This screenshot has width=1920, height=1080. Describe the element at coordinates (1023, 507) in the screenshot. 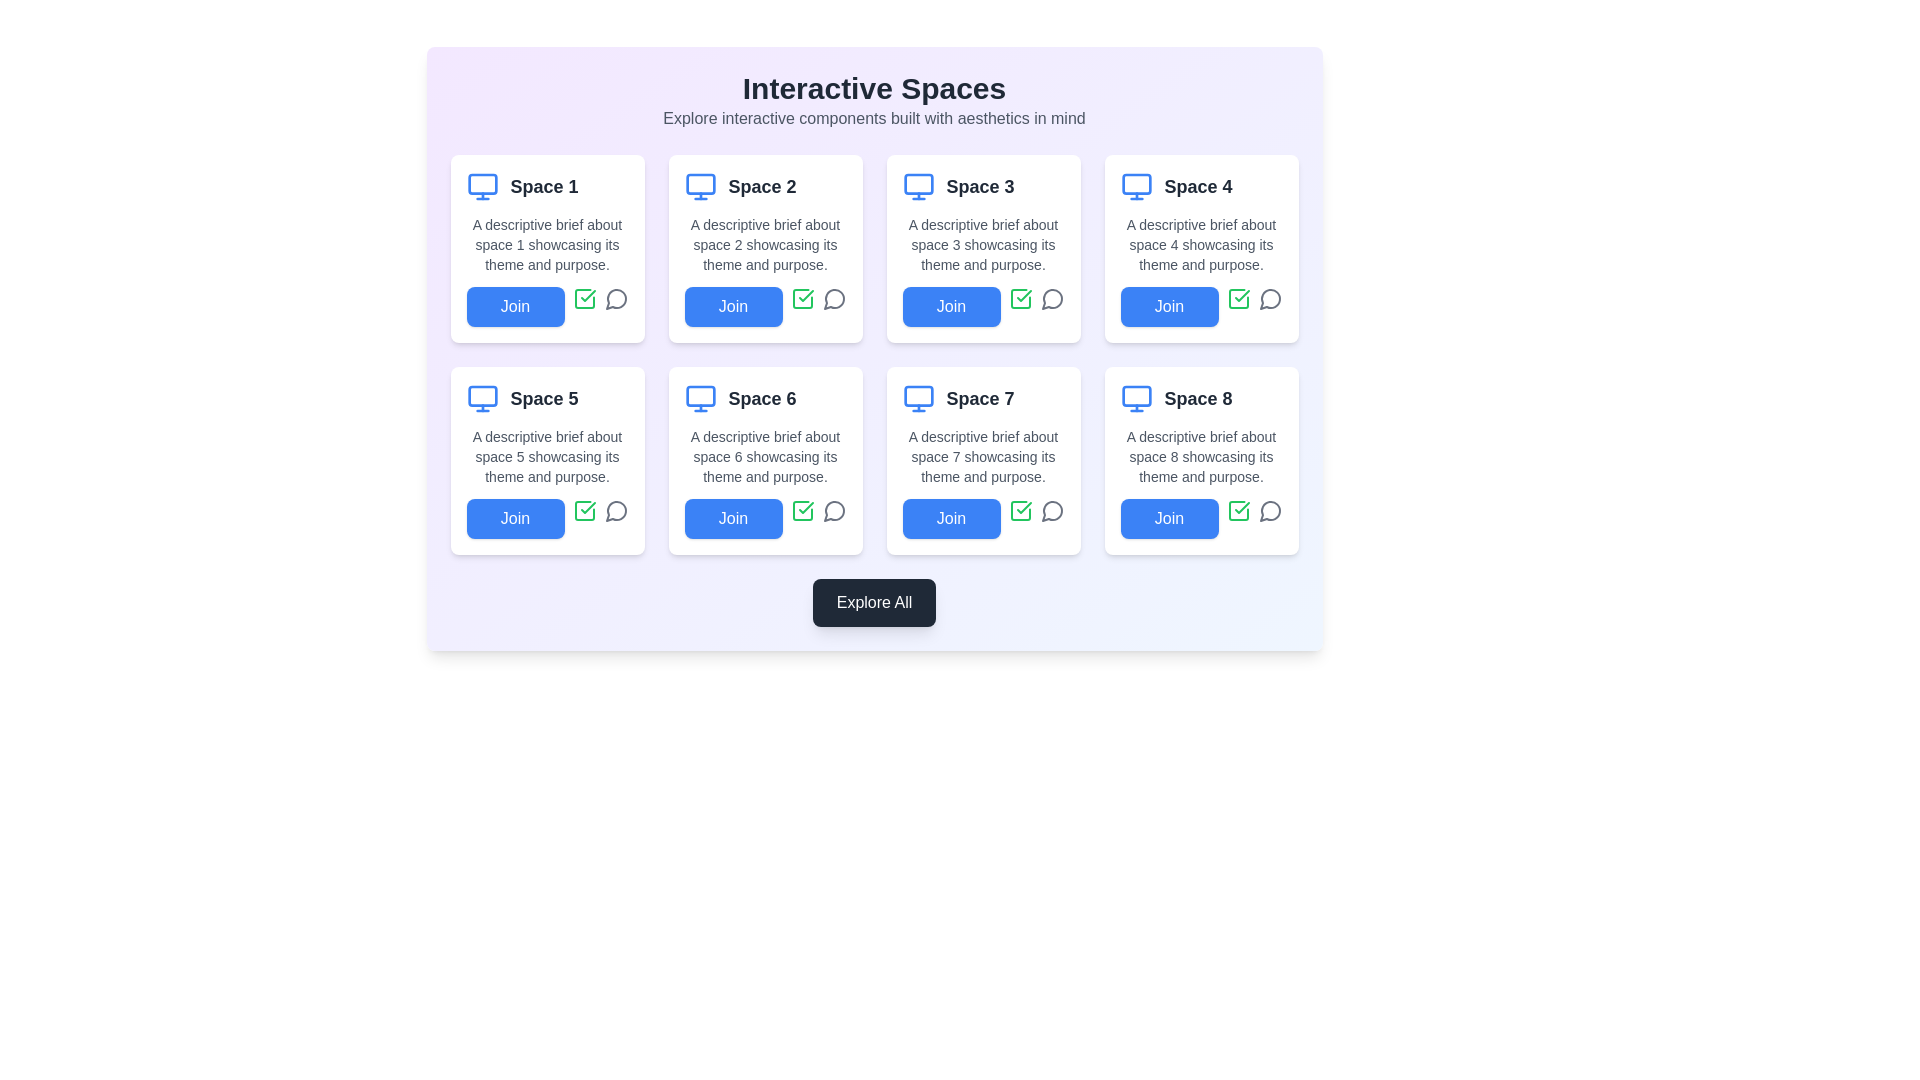

I see `the confirmation icon located in 'Space 7', which is the second icon in a sequence of three, positioned to the right of the 'Join' button` at that location.